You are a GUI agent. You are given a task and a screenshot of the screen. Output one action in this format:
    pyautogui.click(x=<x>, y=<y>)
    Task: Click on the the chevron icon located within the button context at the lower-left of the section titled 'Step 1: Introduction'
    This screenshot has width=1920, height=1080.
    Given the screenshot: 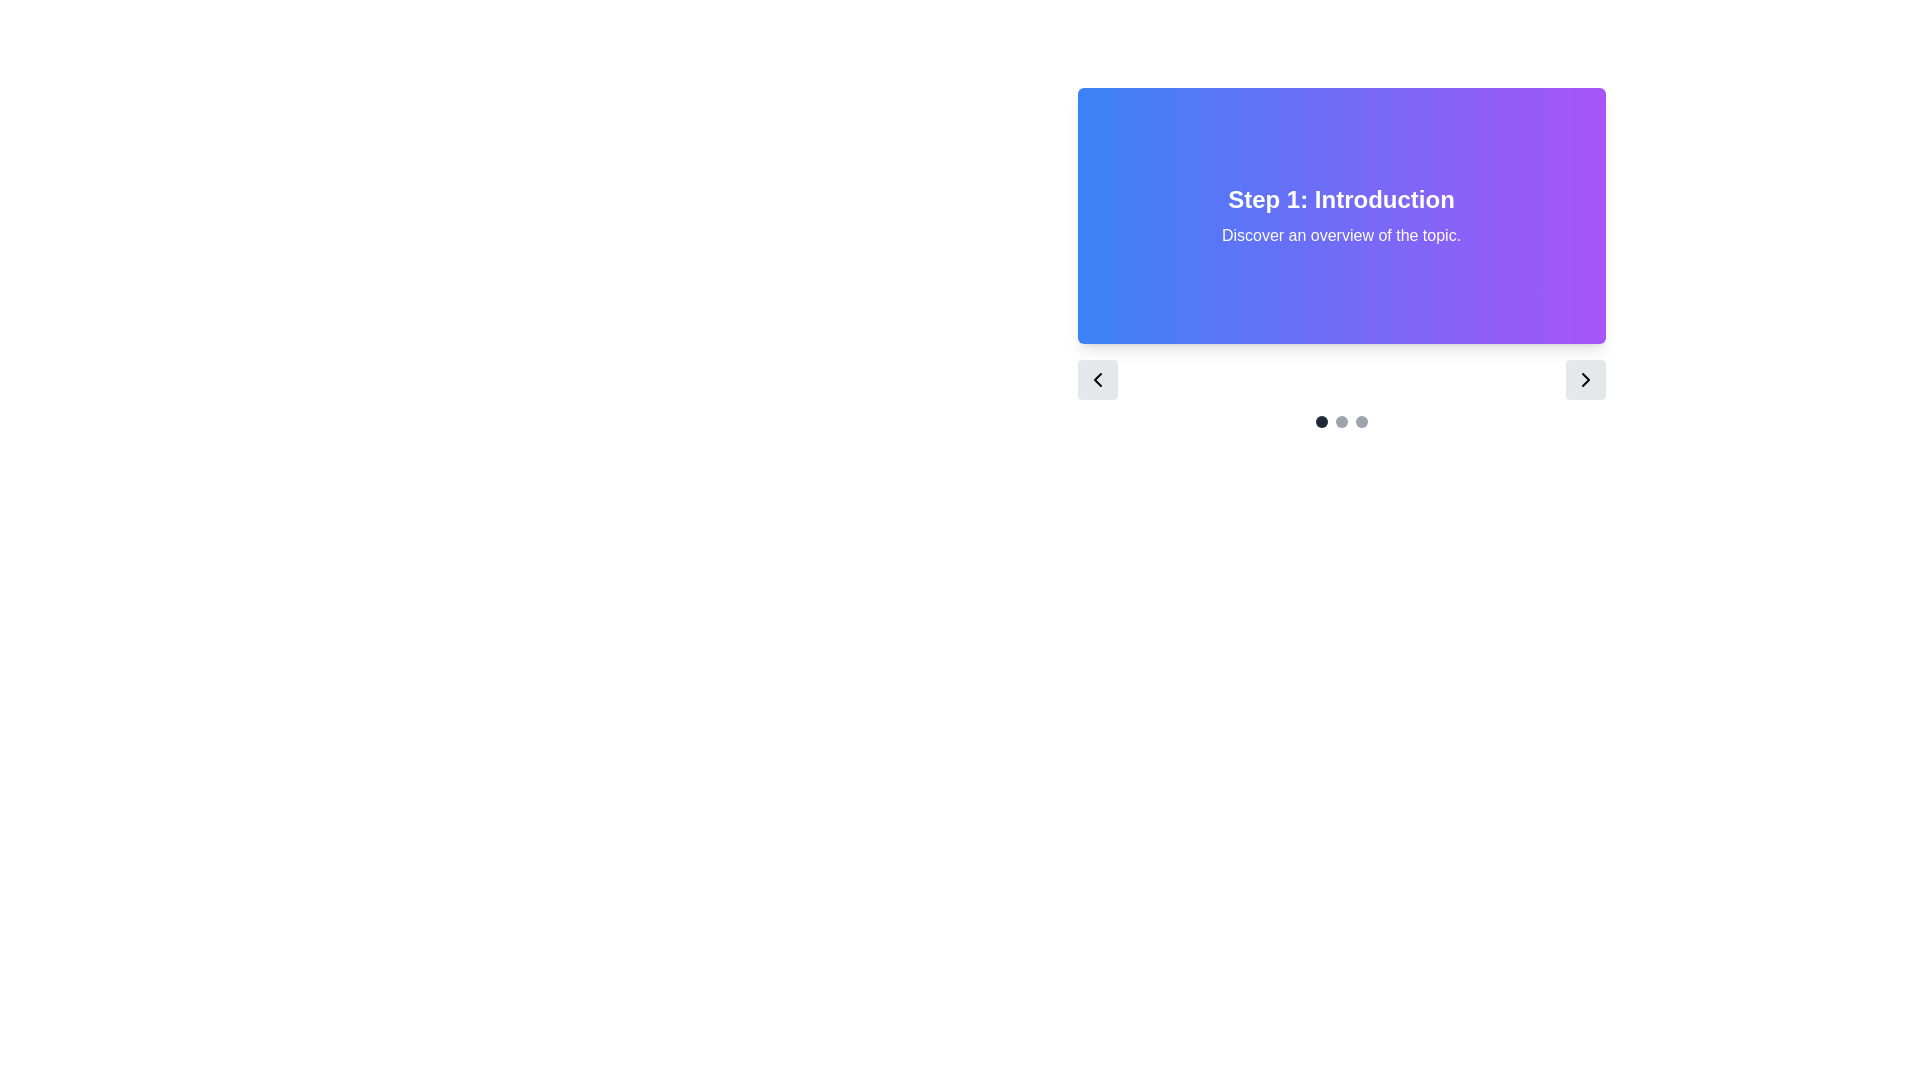 What is the action you would take?
    pyautogui.click(x=1096, y=380)
    